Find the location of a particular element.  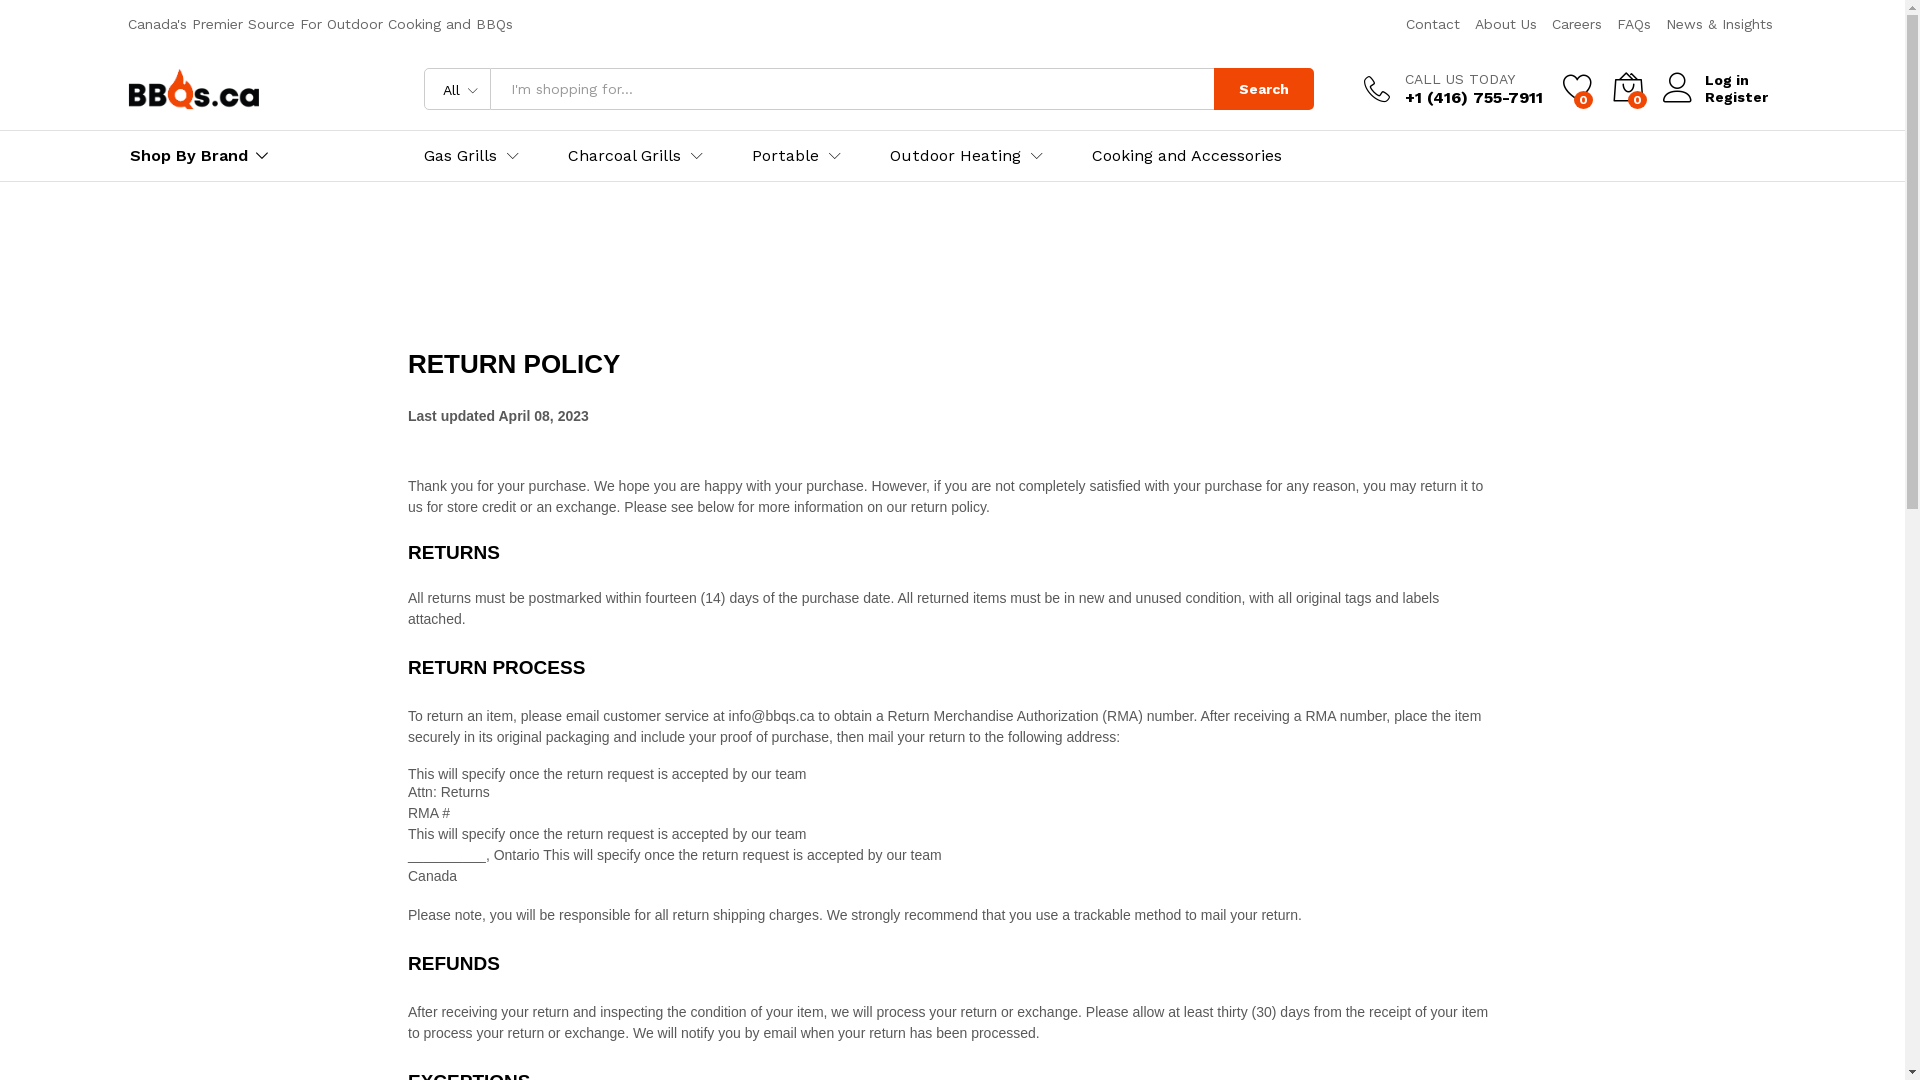

'About Us' is located at coordinates (1505, 23).